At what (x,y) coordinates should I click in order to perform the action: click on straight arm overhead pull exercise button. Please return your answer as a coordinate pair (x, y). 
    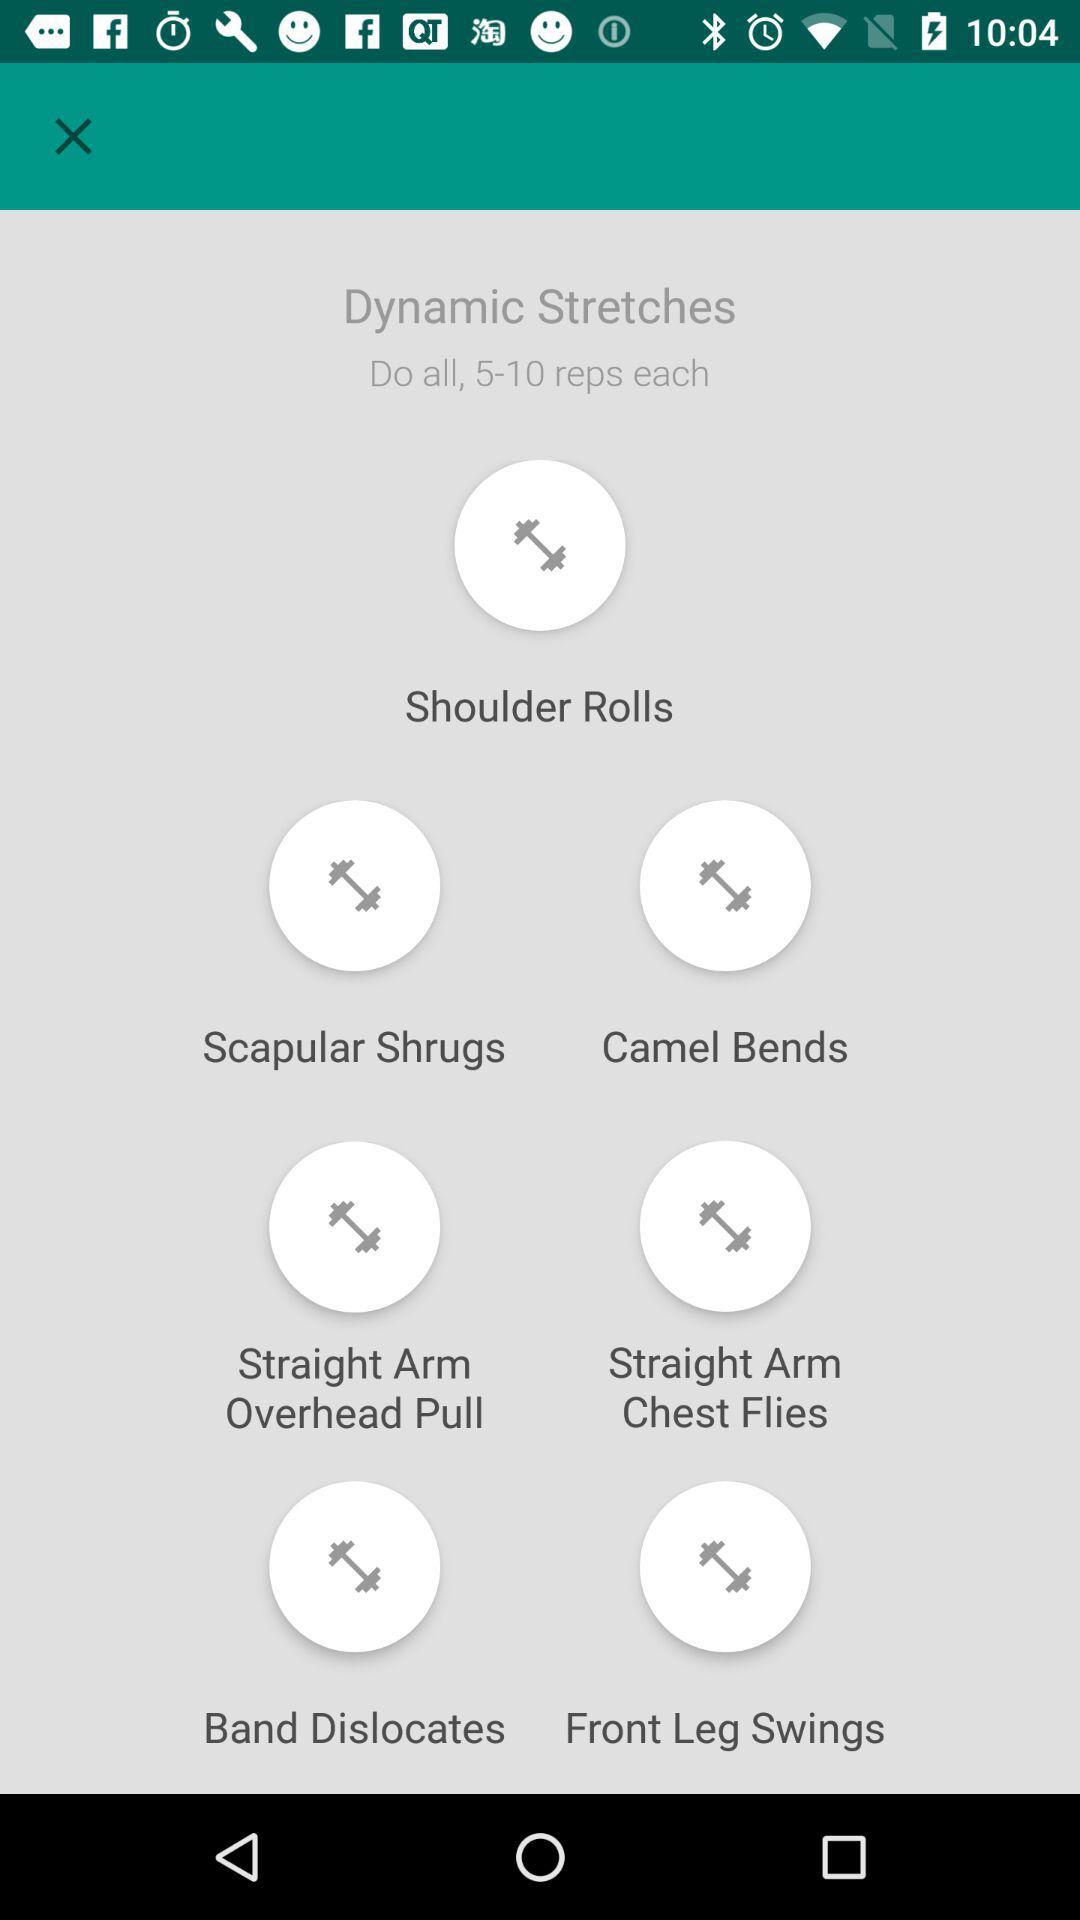
    Looking at the image, I should click on (353, 1226).